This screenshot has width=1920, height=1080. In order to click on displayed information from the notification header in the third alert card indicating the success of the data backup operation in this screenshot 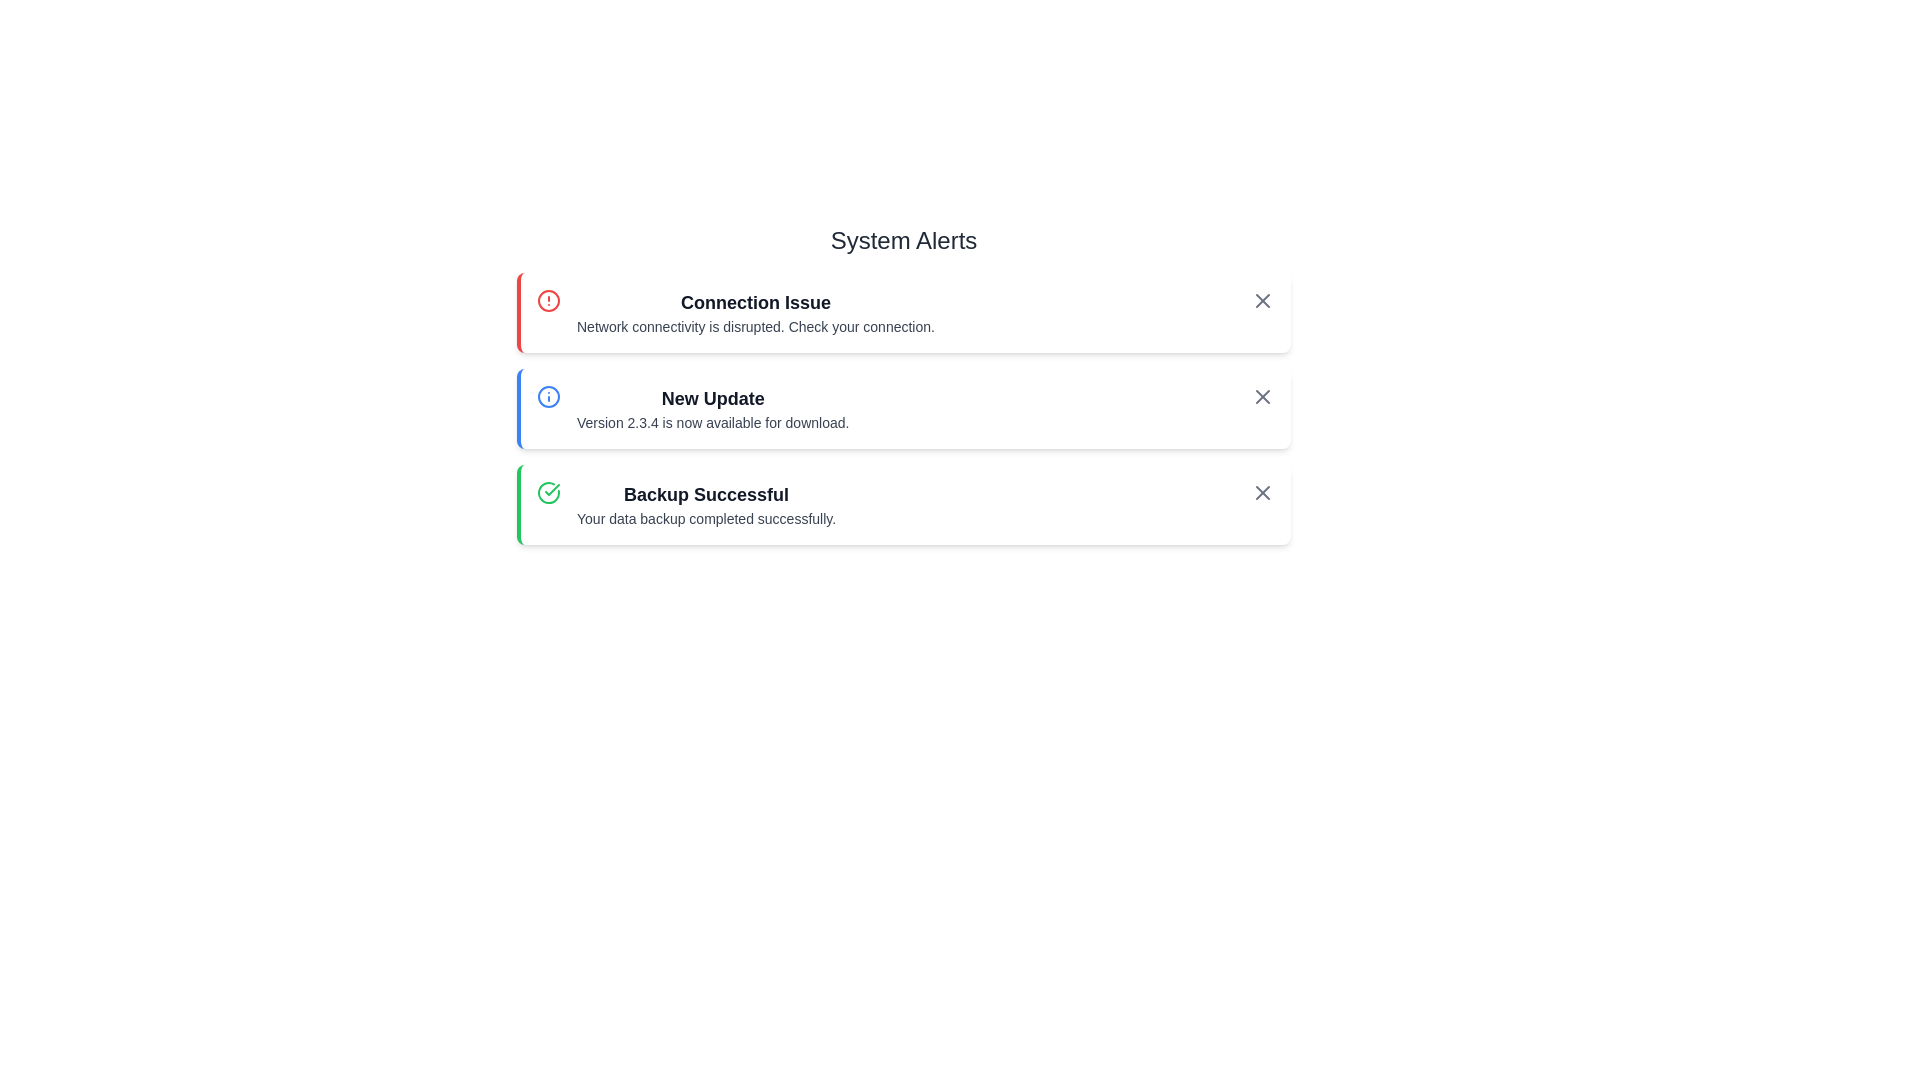, I will do `click(706, 494)`.